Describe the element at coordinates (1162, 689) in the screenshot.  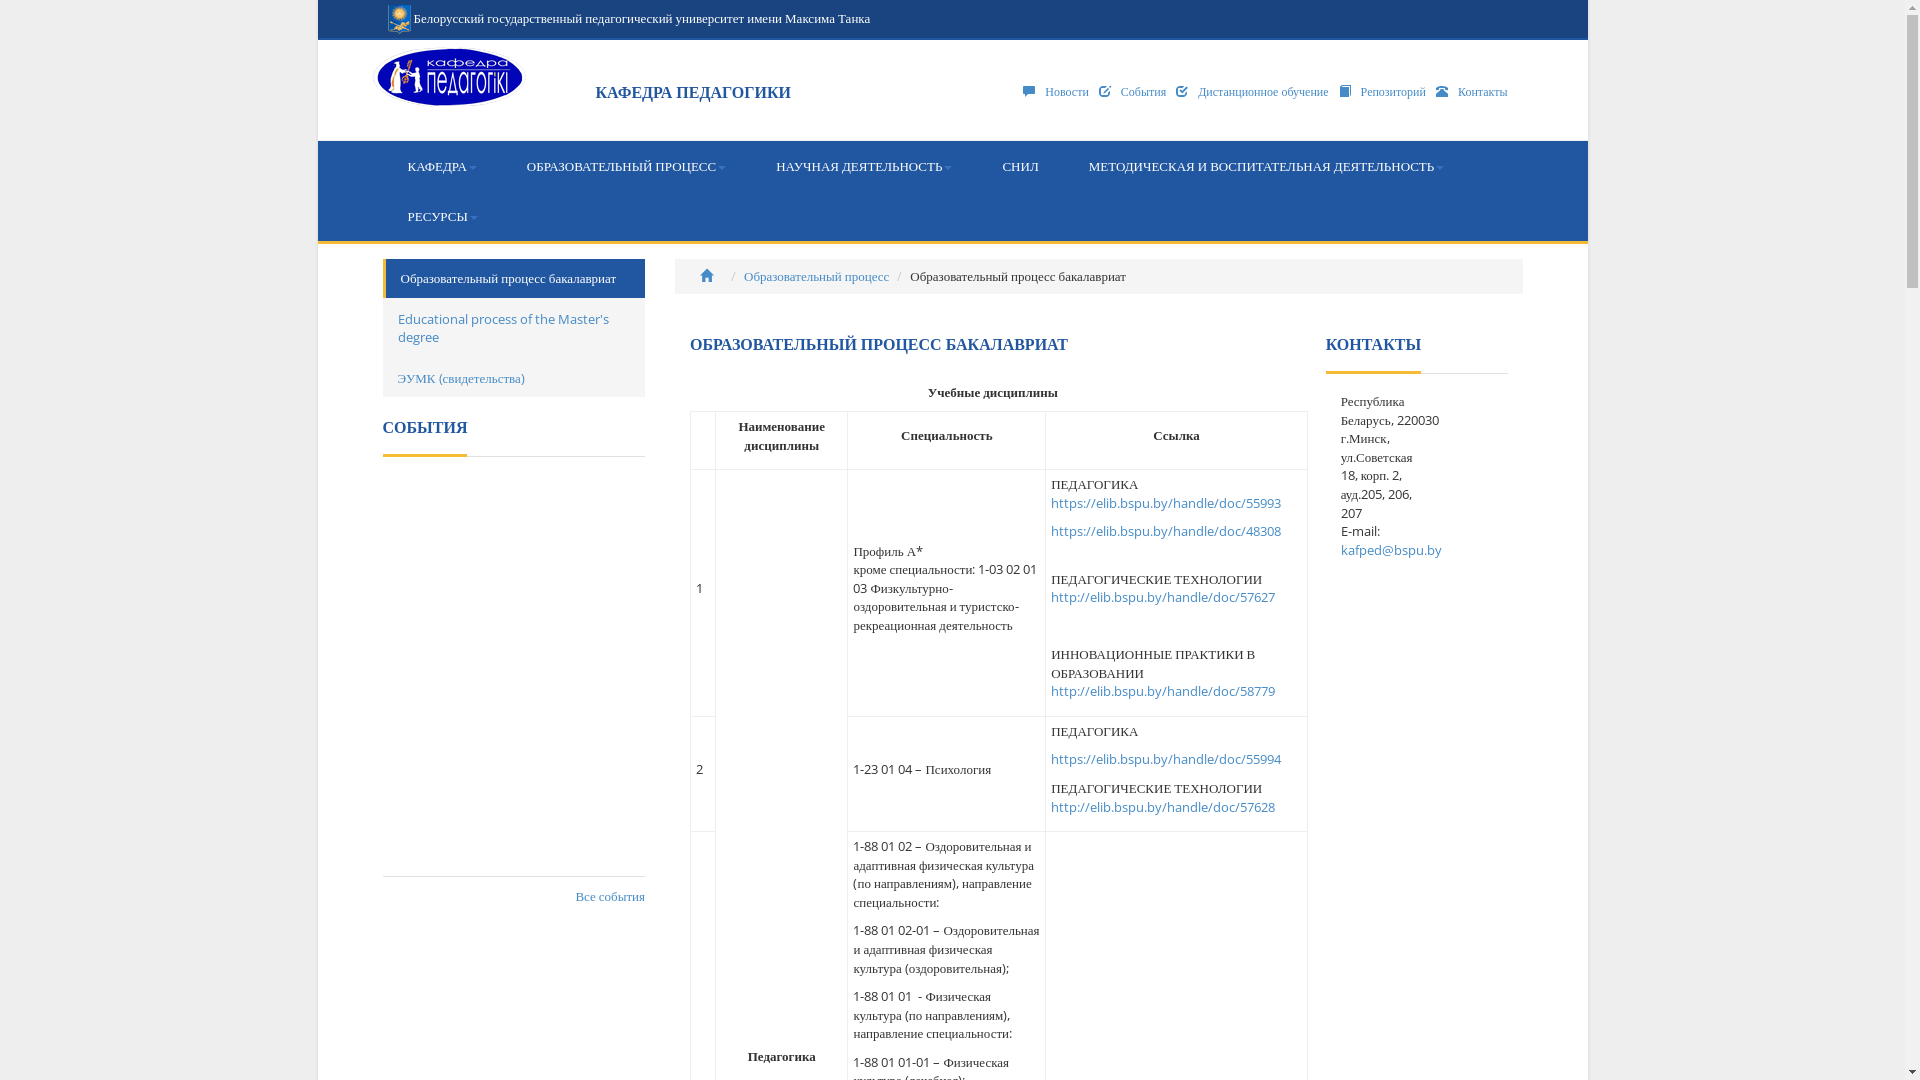
I see `'http://elib.bspu.by/handle/doc/58779'` at that location.